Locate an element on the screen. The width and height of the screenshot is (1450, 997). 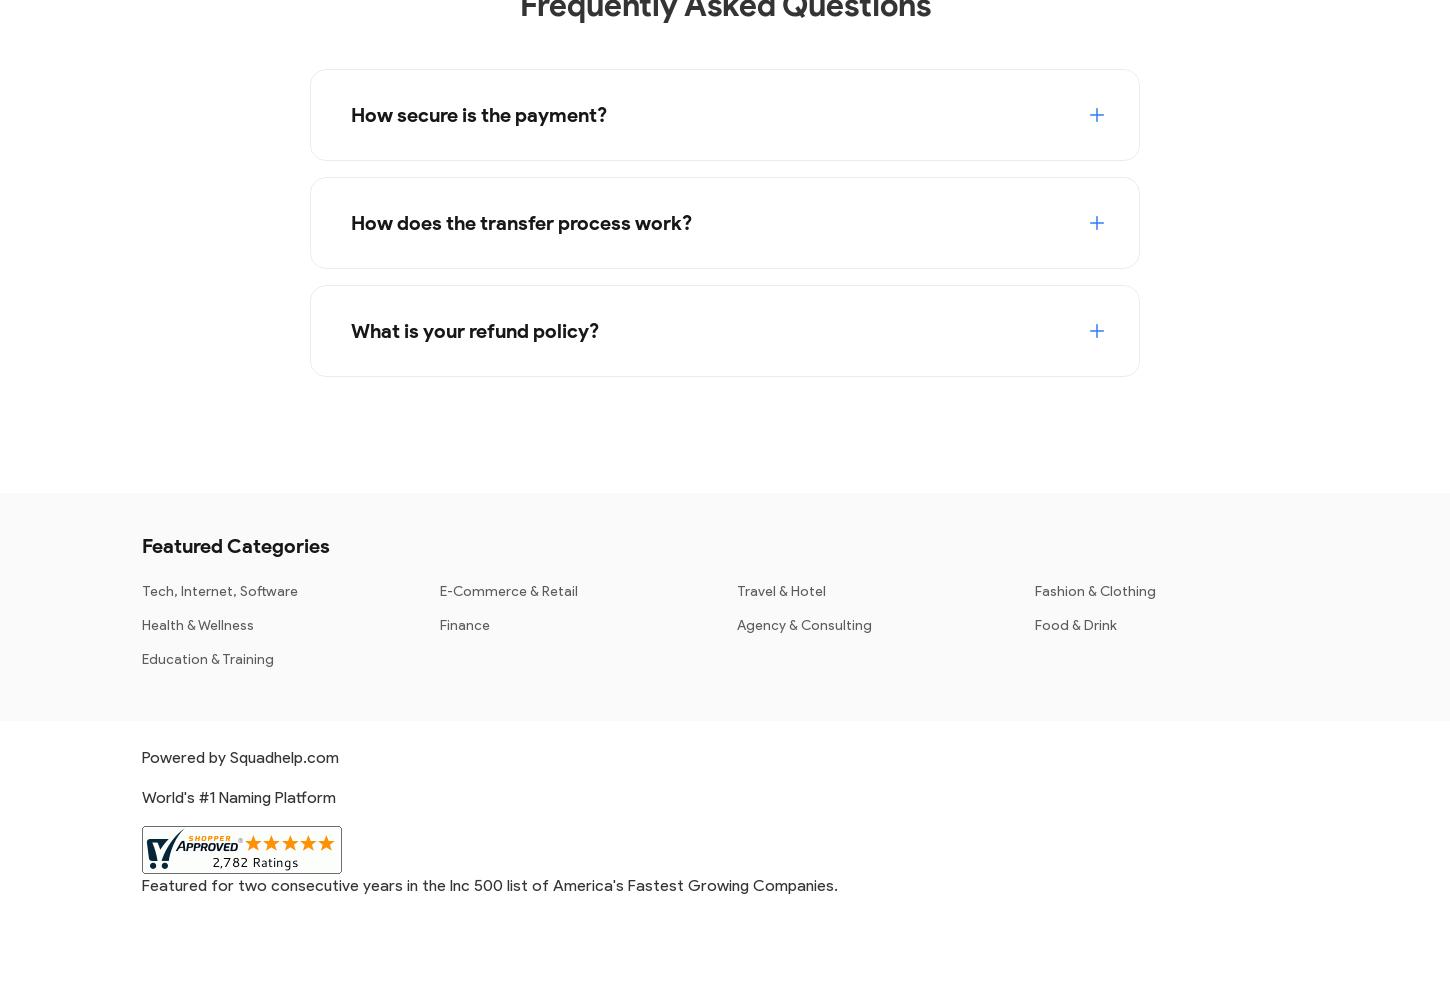
'What is your refund policy?' is located at coordinates (474, 329).